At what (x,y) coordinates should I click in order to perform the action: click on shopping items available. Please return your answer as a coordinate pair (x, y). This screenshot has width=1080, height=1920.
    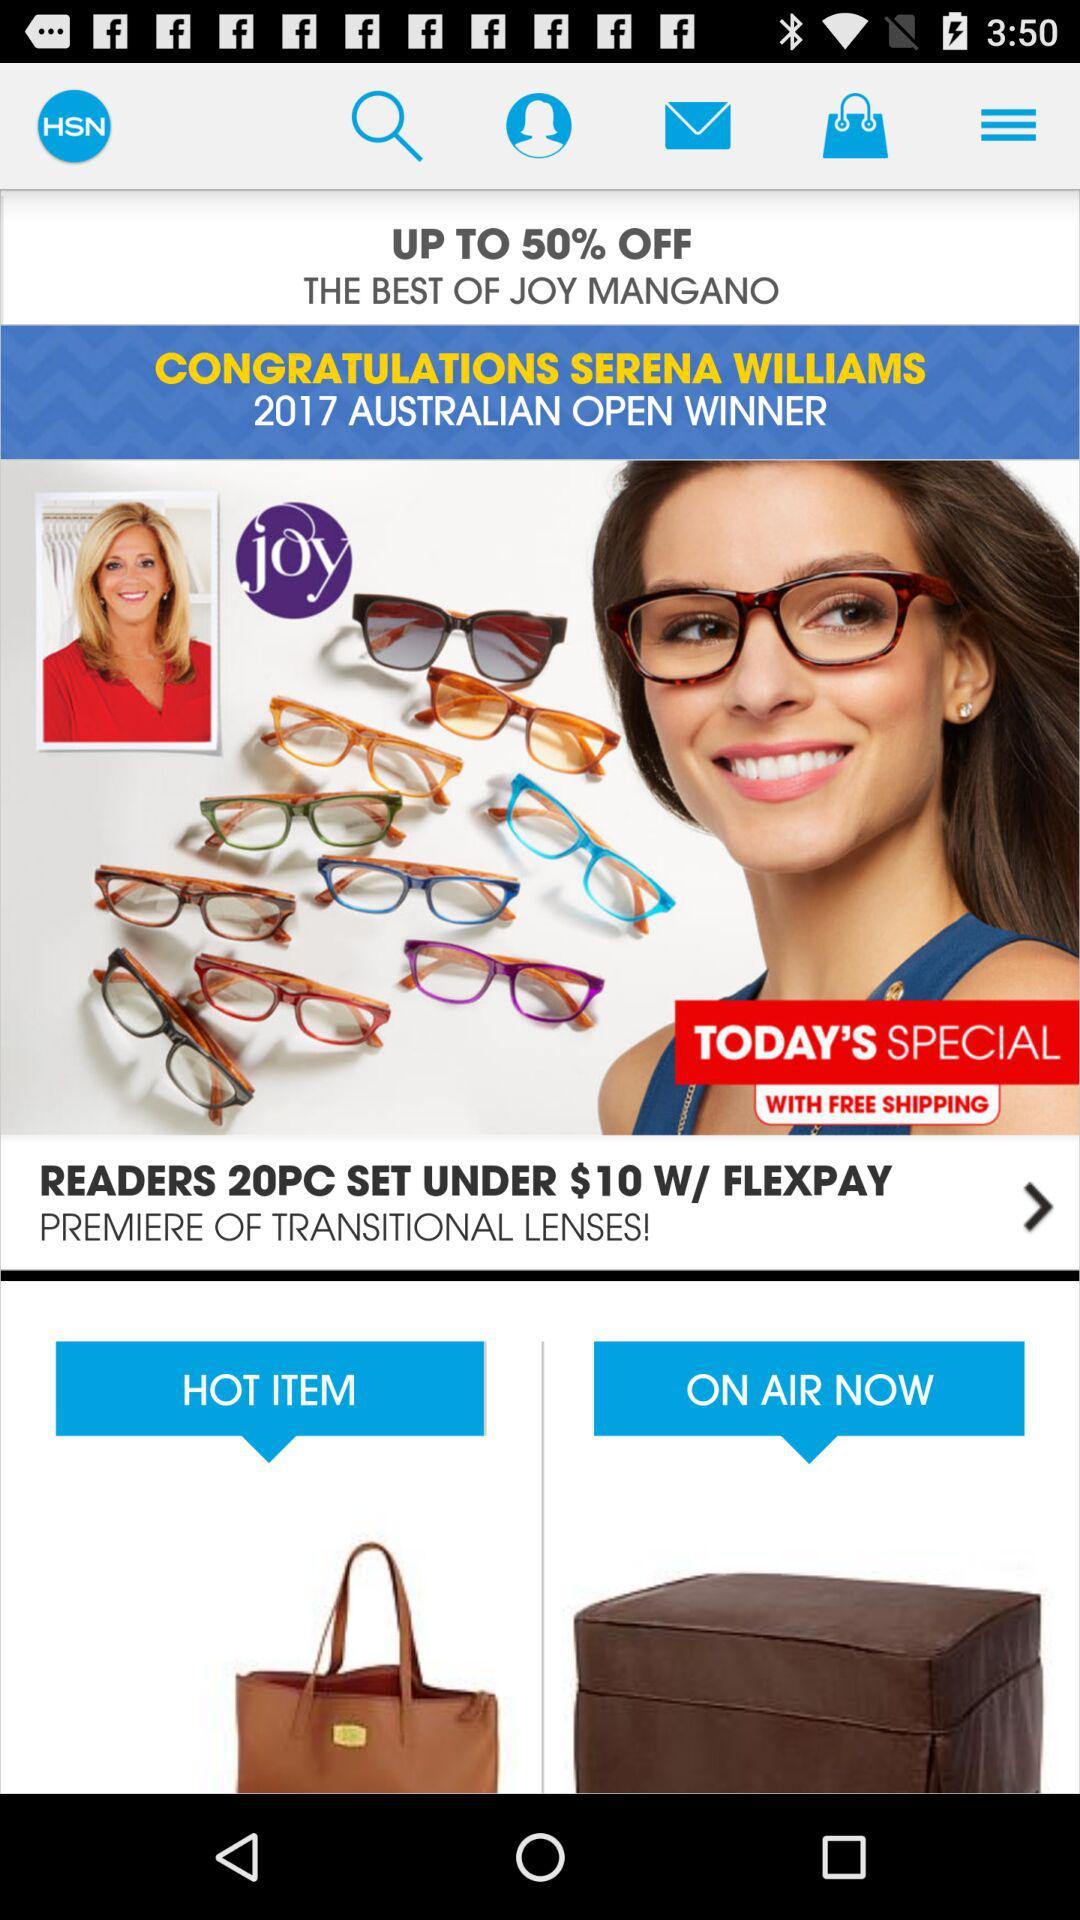
    Looking at the image, I should click on (540, 1530).